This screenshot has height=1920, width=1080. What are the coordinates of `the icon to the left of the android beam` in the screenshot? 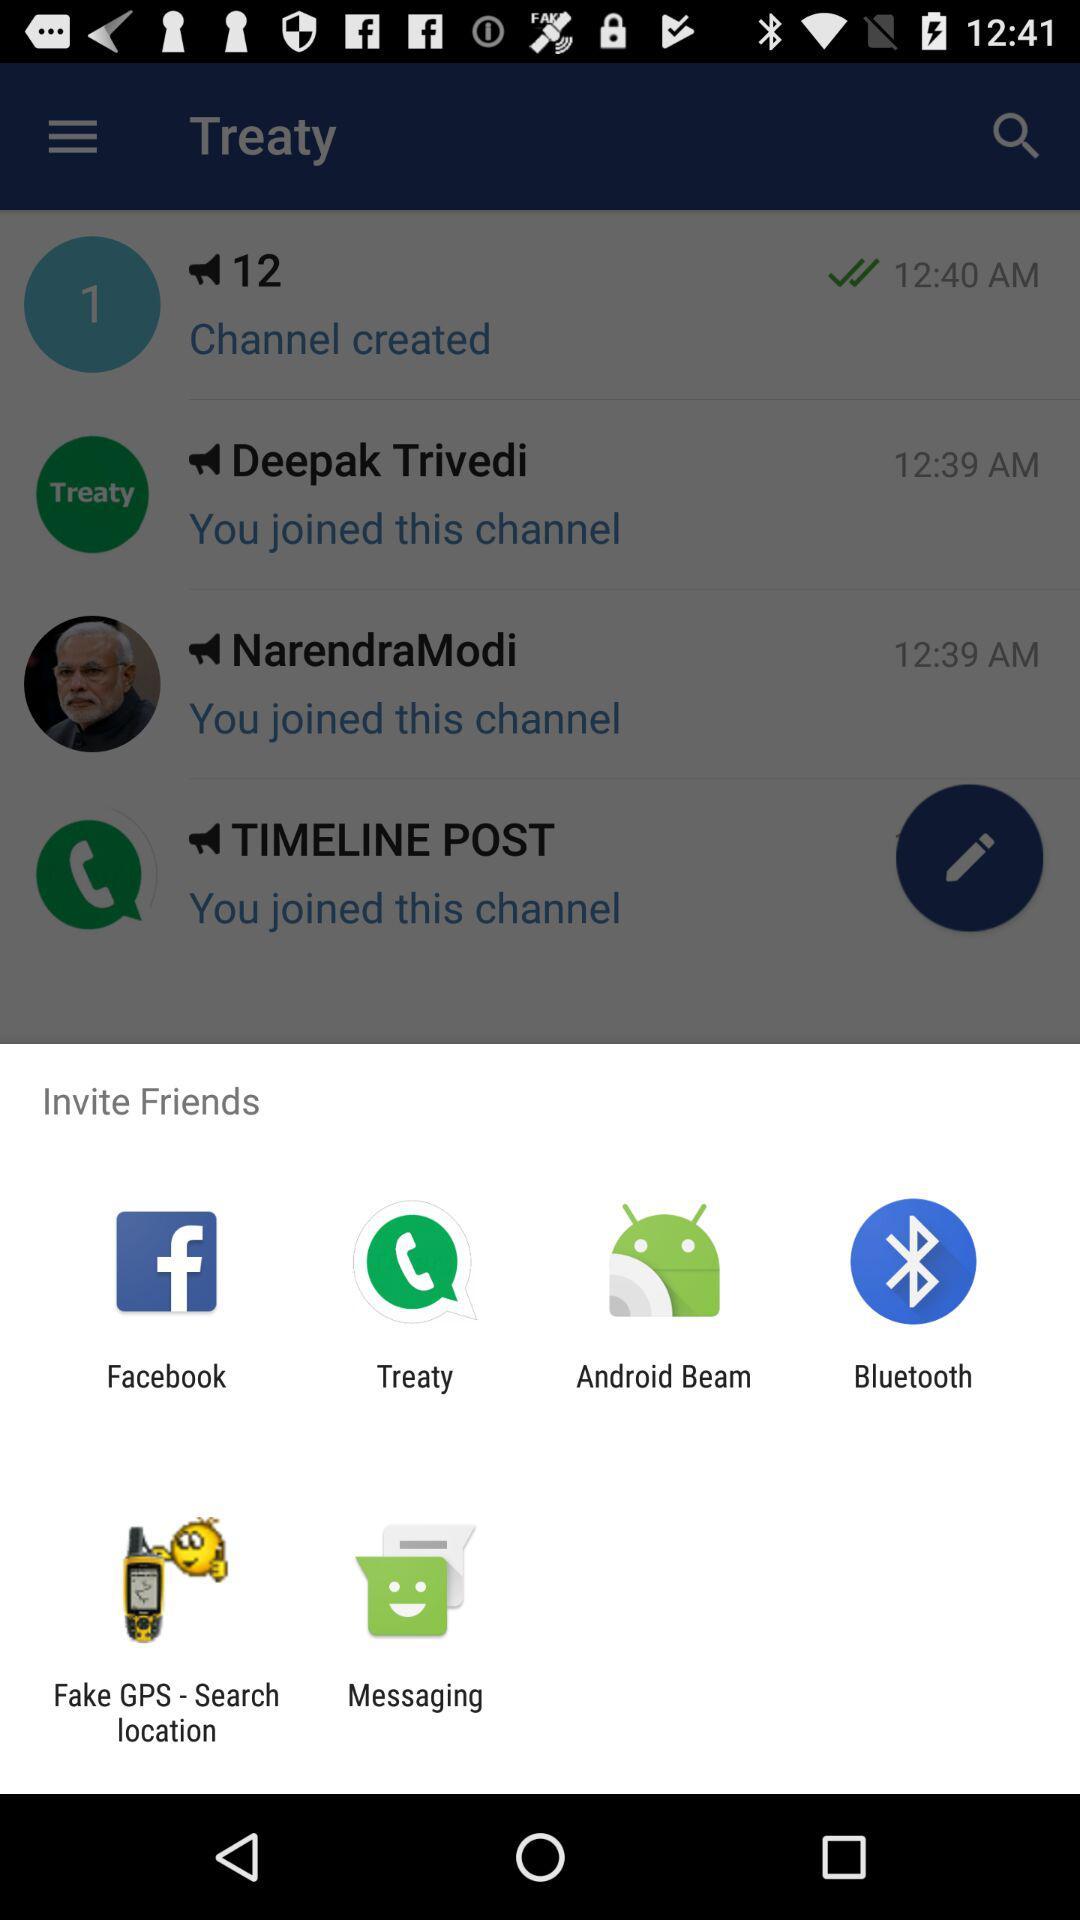 It's located at (414, 1392).